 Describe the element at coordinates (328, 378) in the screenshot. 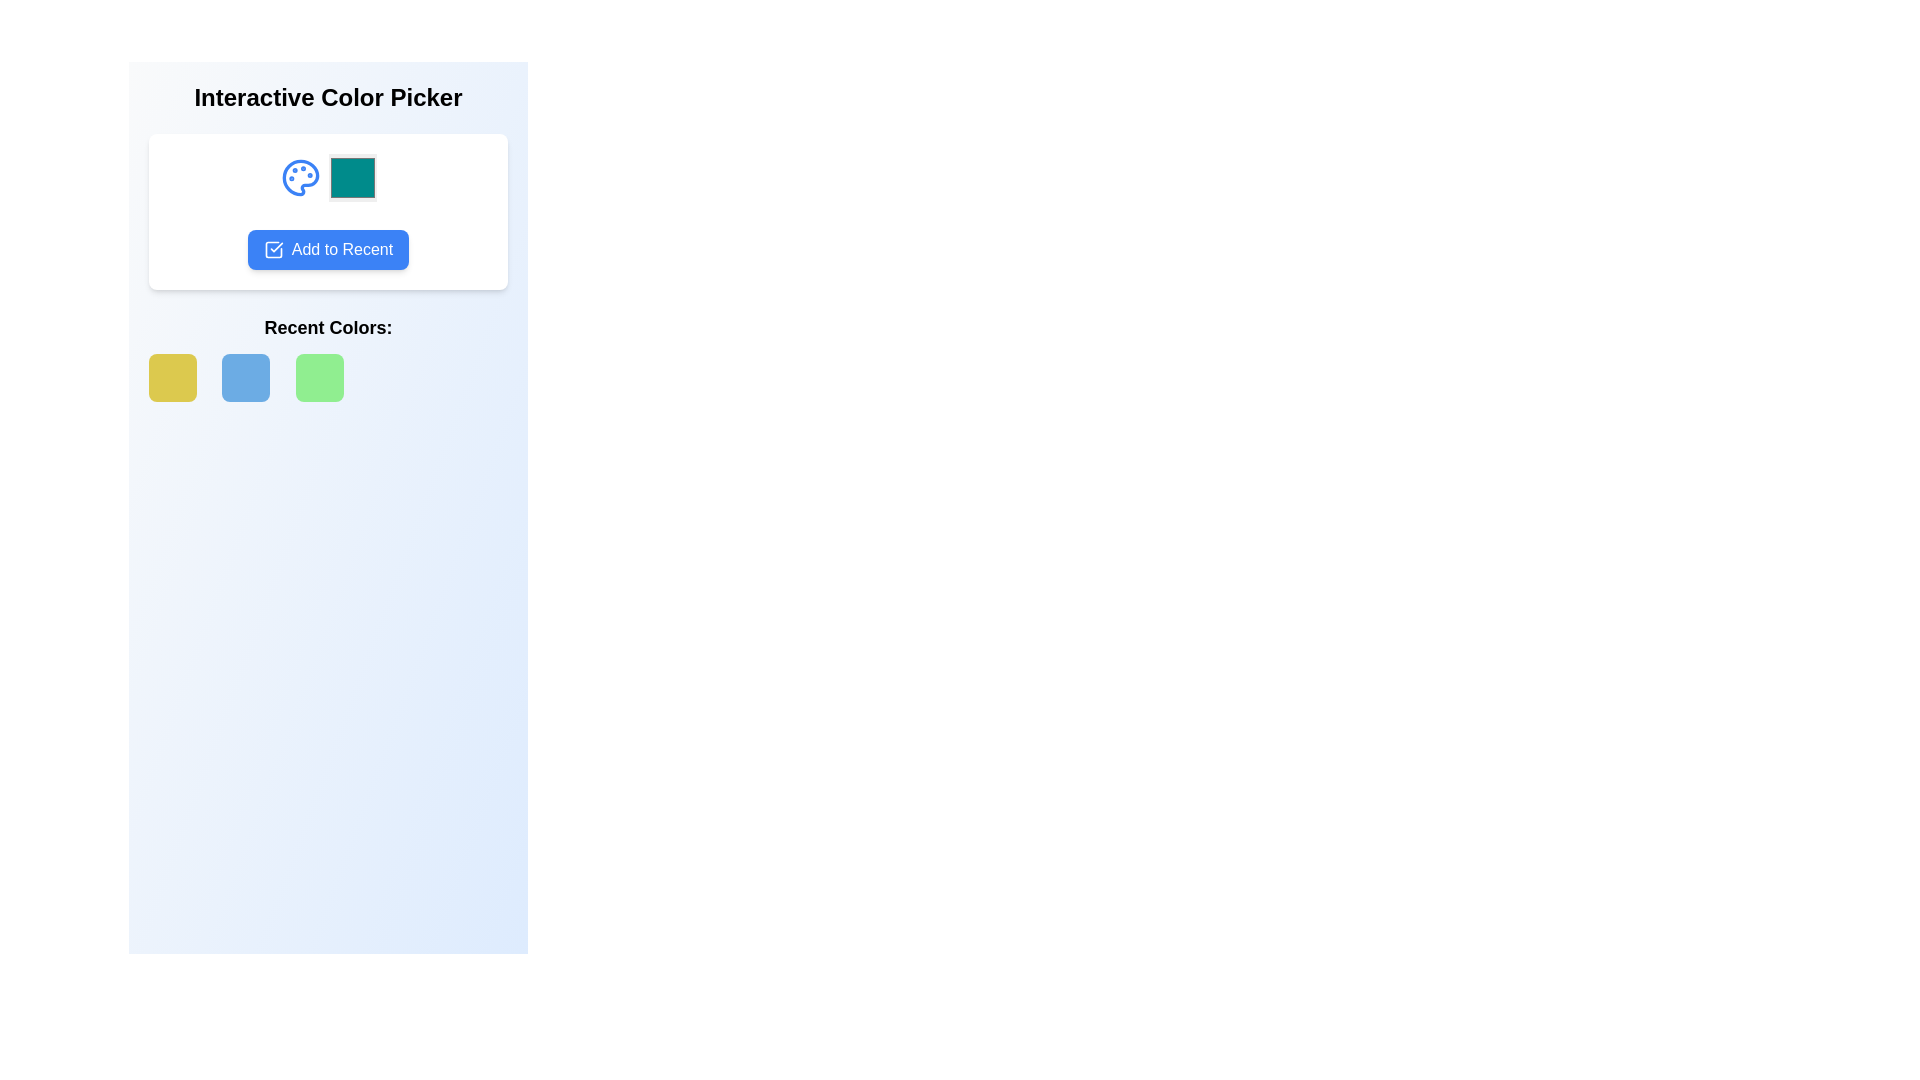

I see `the third square in the 'Recent Colors:' section` at that location.